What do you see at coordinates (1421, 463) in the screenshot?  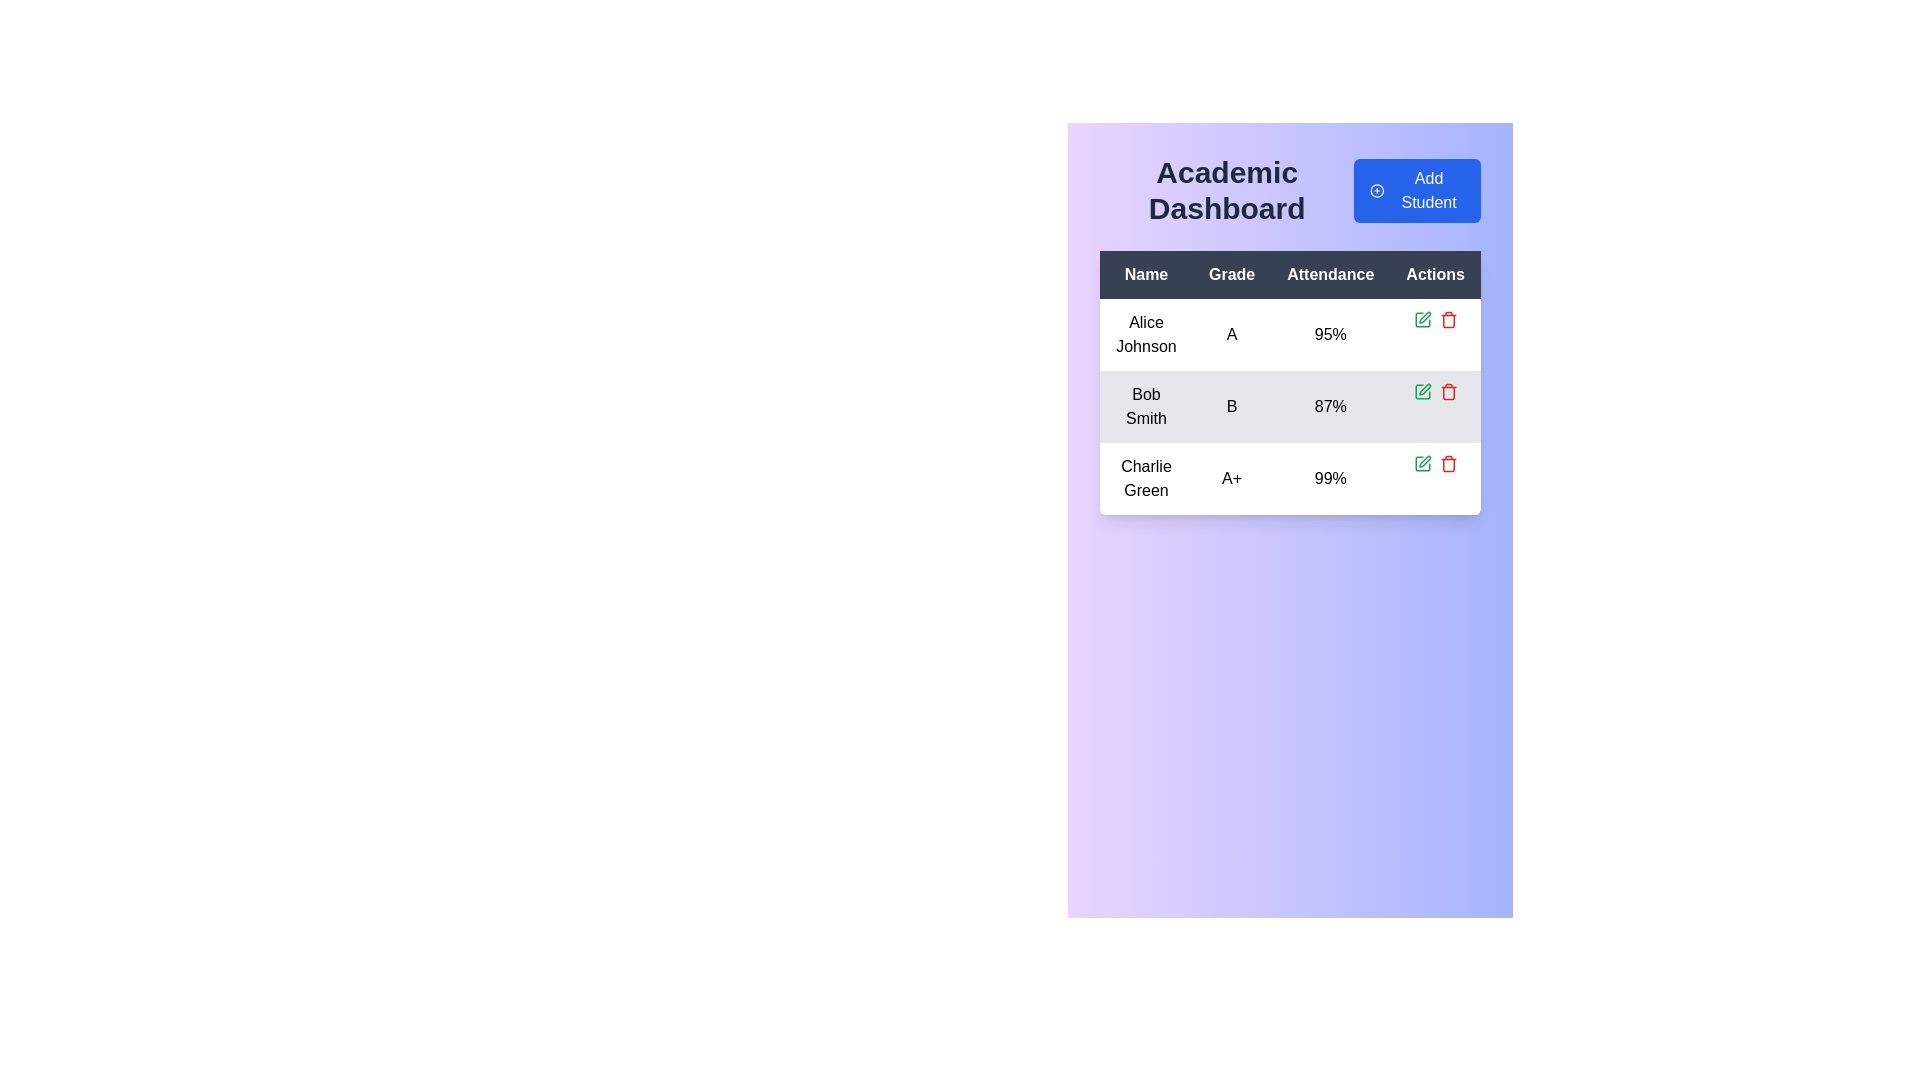 I see `the edit icon in the 'Actions' column associated with the row for 'Charlie Green'` at bounding box center [1421, 463].